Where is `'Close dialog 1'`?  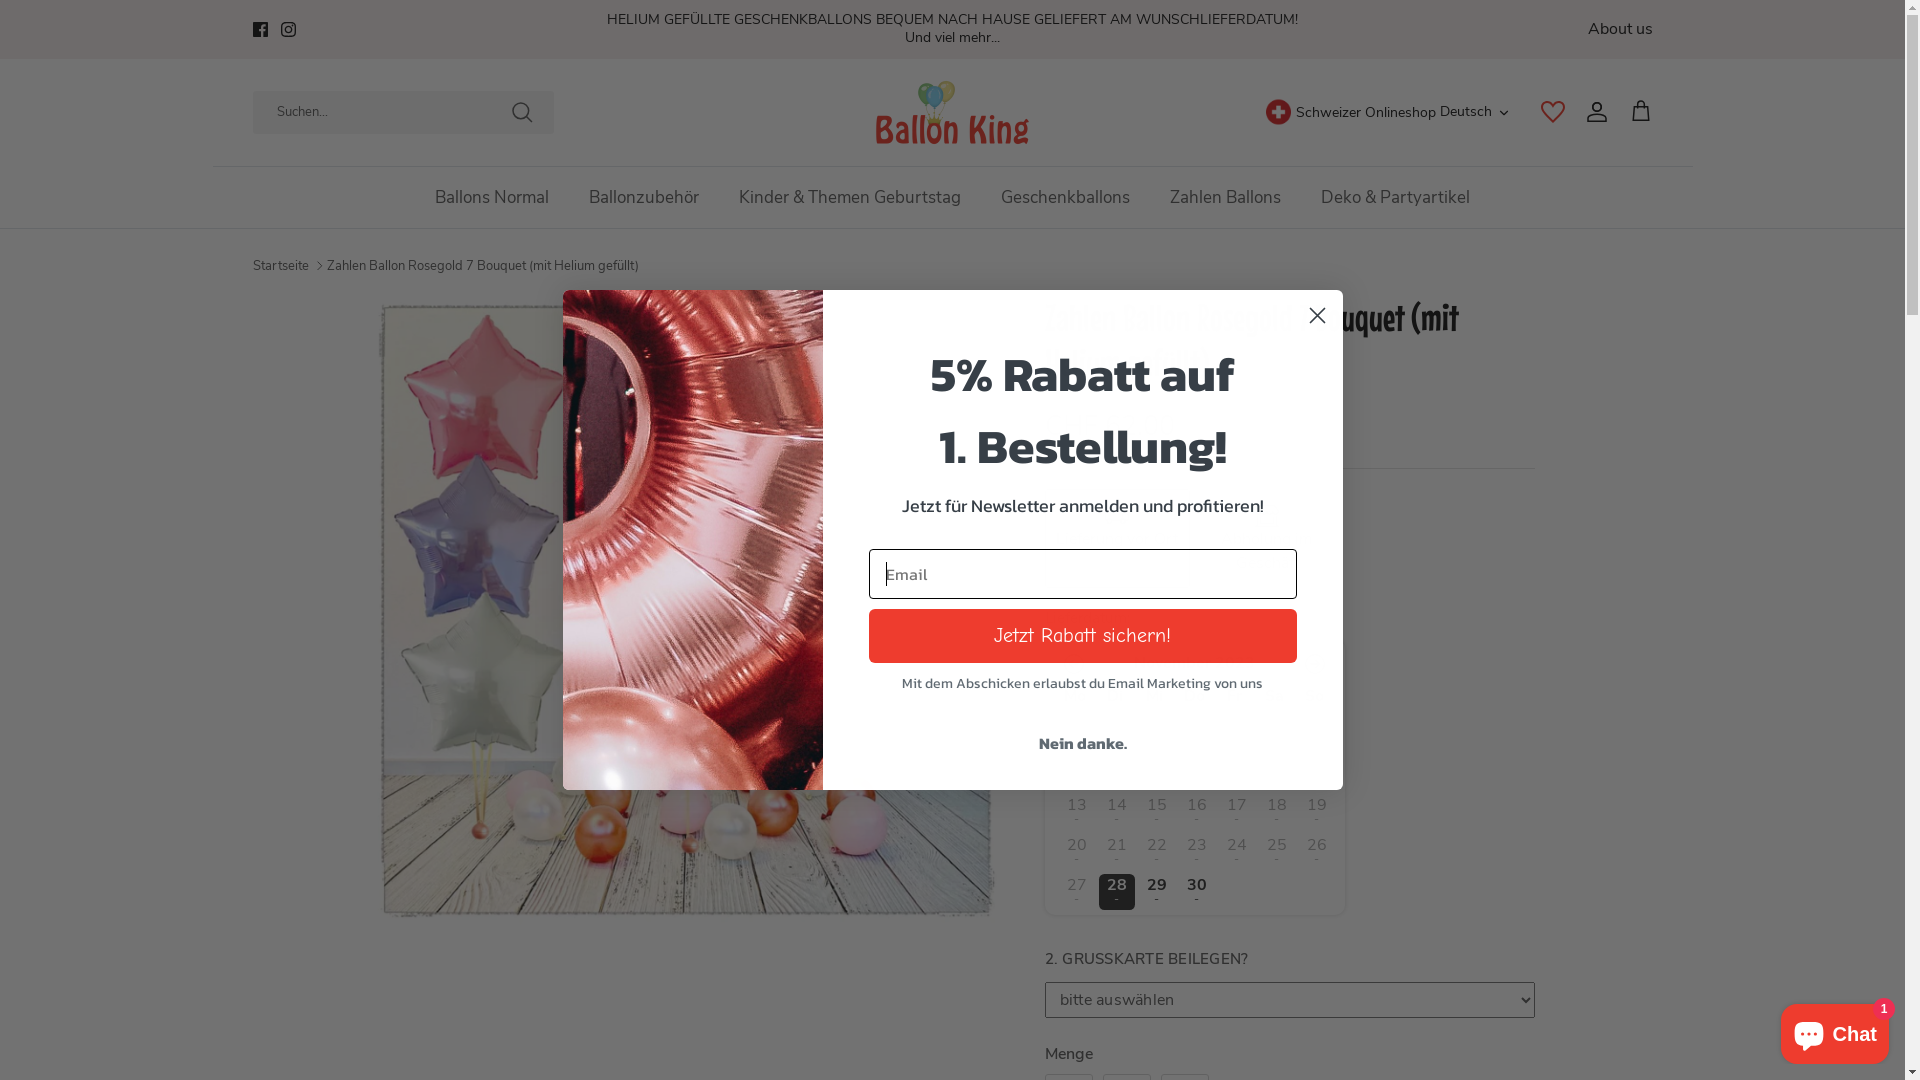
'Close dialog 1' is located at coordinates (1317, 315).